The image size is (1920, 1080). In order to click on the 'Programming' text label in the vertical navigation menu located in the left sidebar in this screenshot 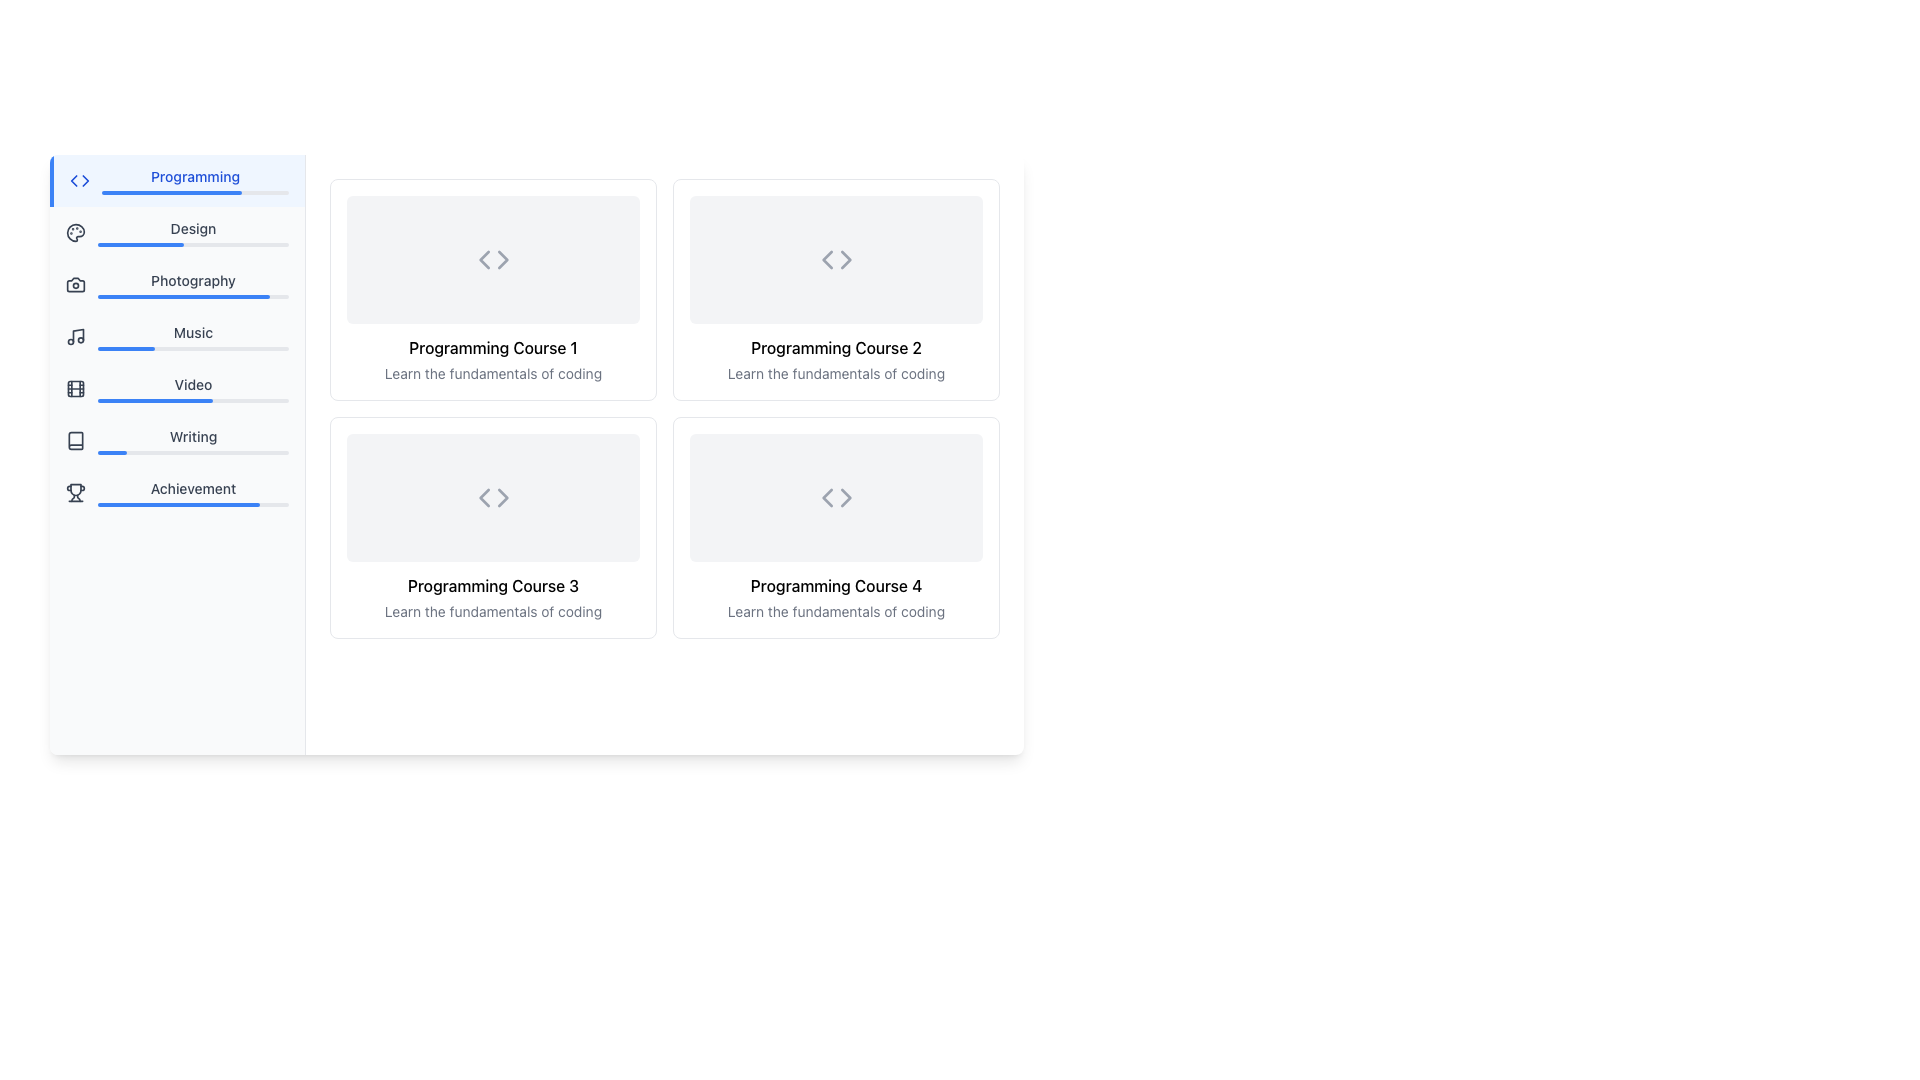, I will do `click(195, 176)`.